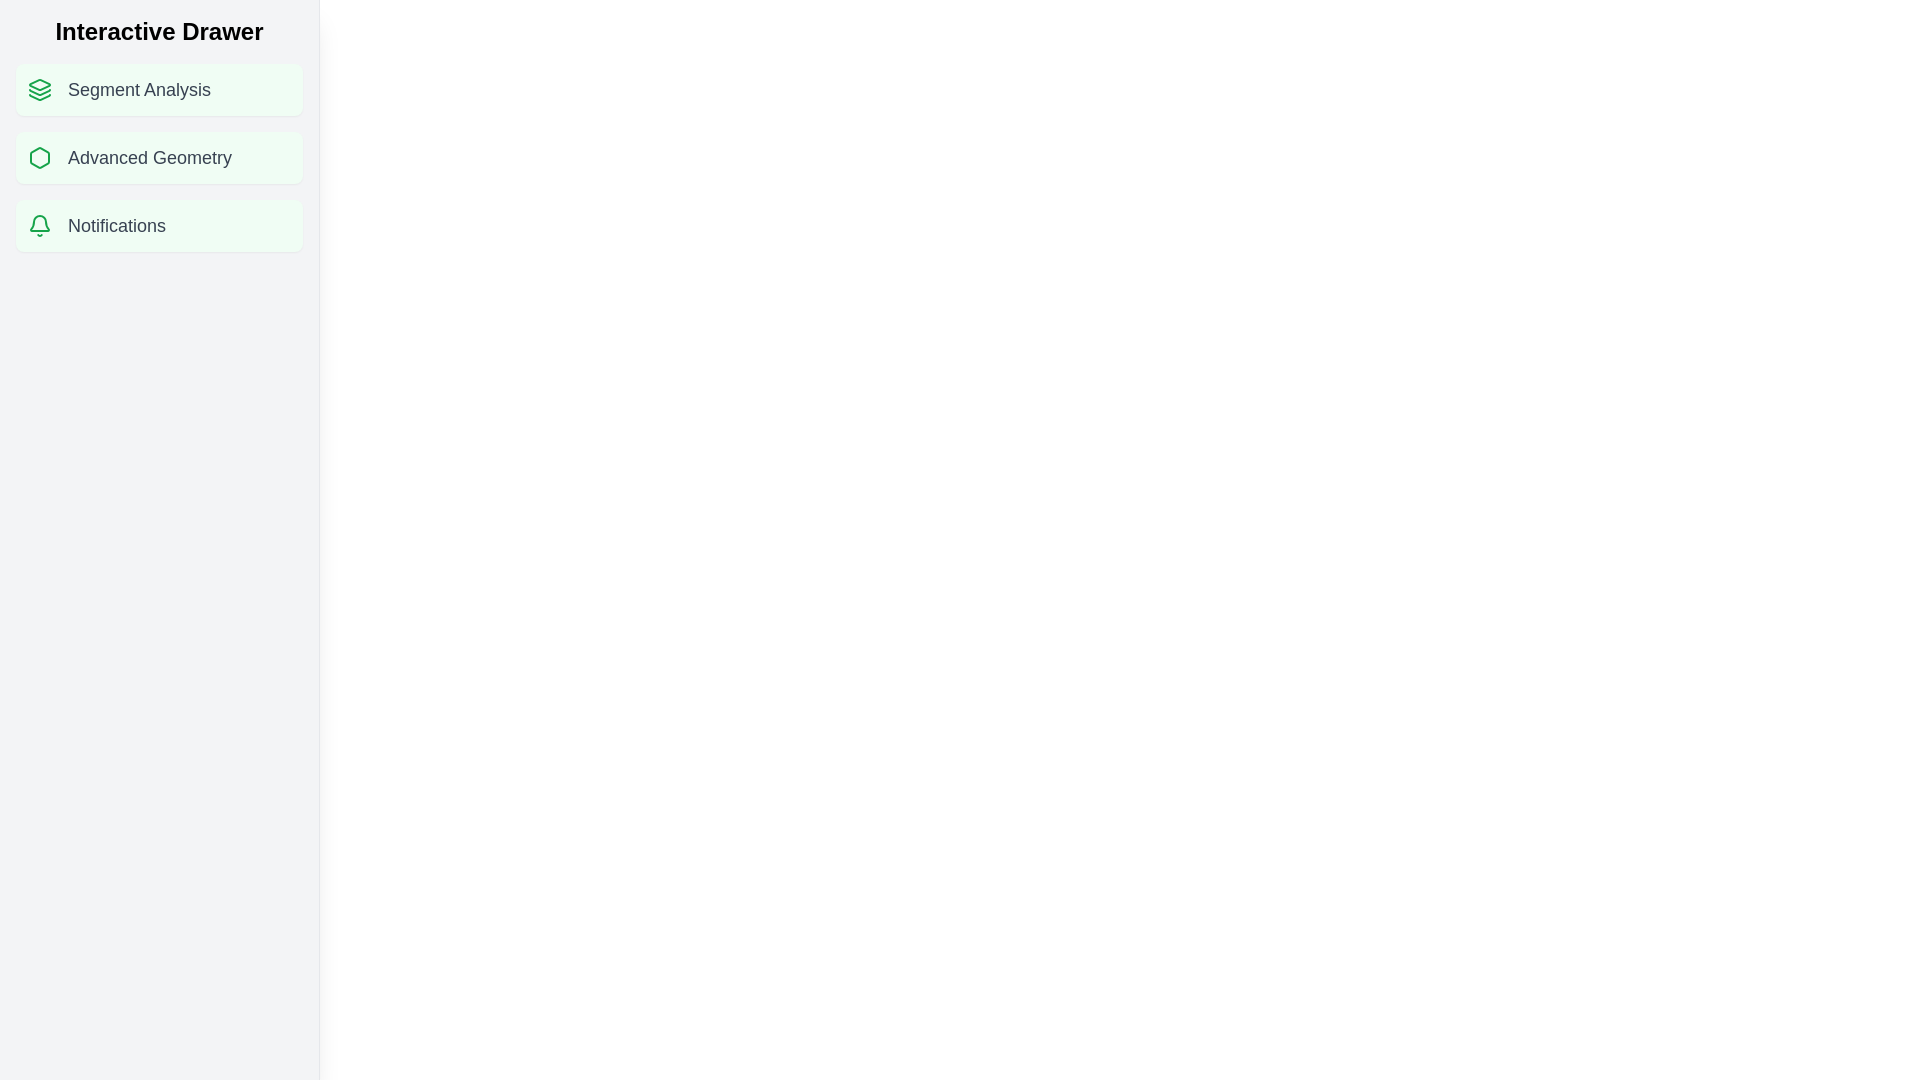 The height and width of the screenshot is (1080, 1920). Describe the element at coordinates (158, 225) in the screenshot. I see `the feature item Notifications in the drawer` at that location.